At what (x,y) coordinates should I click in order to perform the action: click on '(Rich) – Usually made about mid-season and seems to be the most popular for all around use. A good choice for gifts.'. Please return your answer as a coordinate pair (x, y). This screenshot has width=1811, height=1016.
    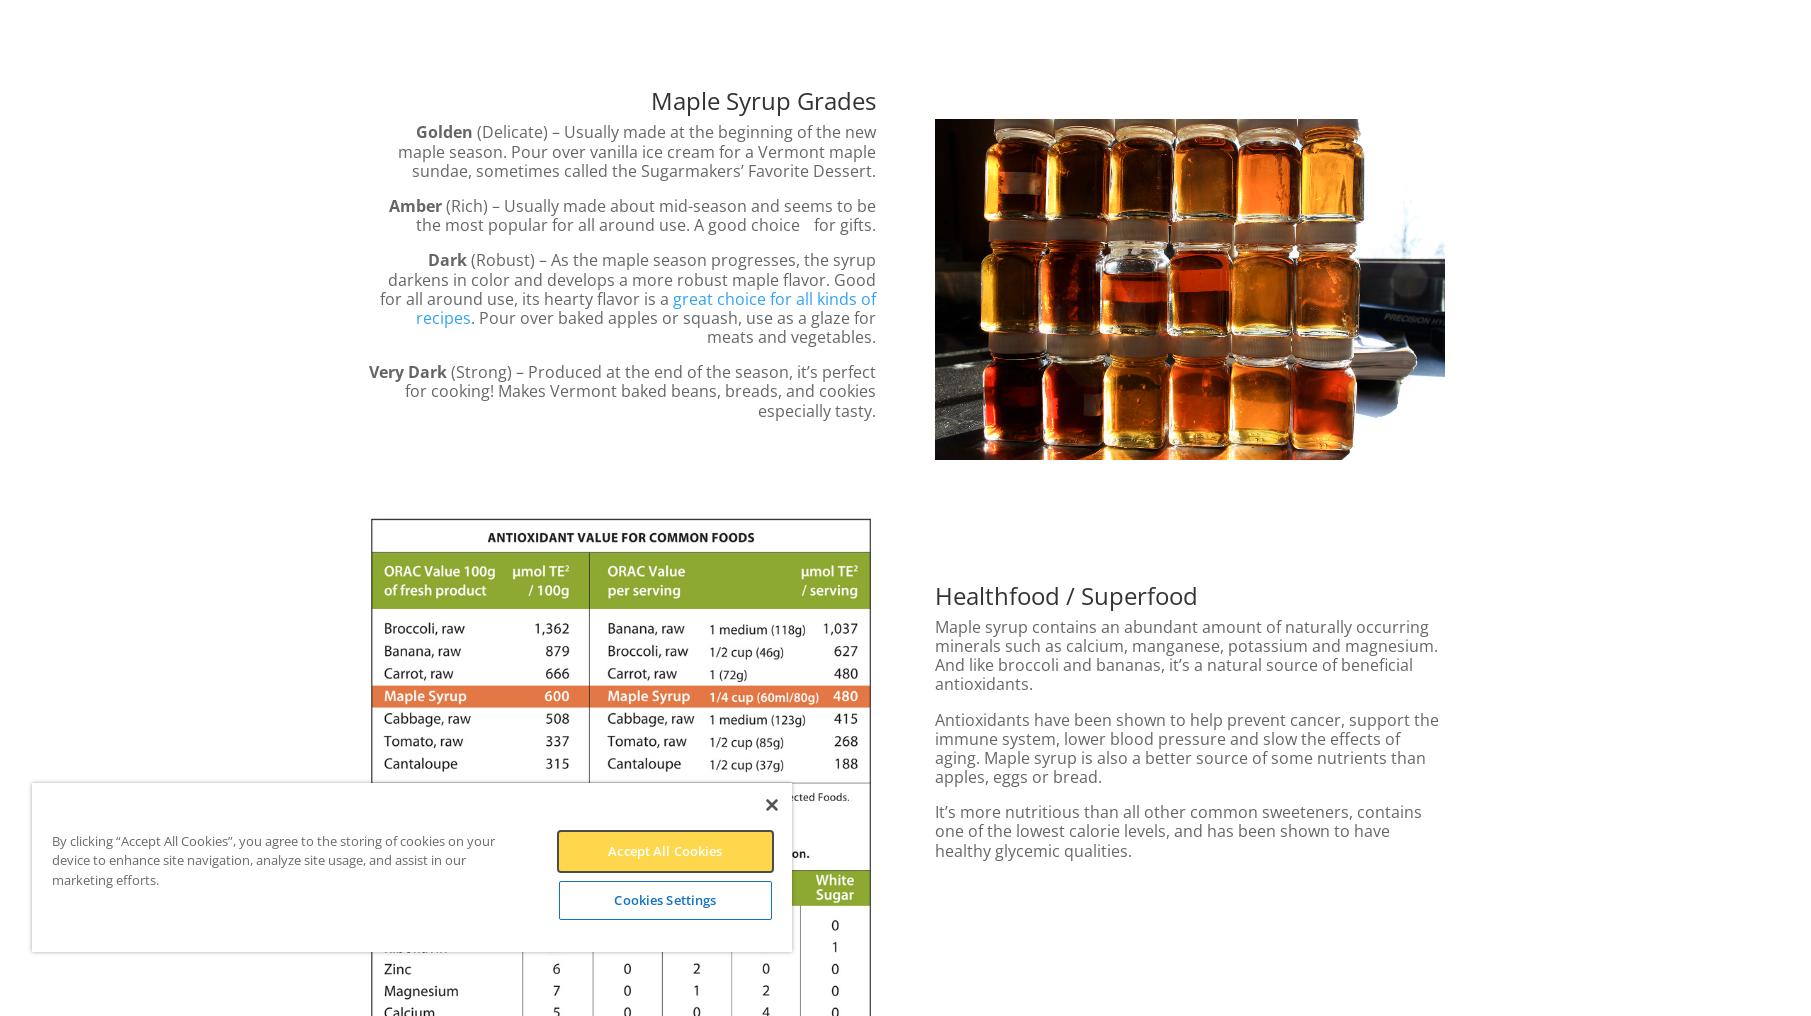
    Looking at the image, I should click on (640, 214).